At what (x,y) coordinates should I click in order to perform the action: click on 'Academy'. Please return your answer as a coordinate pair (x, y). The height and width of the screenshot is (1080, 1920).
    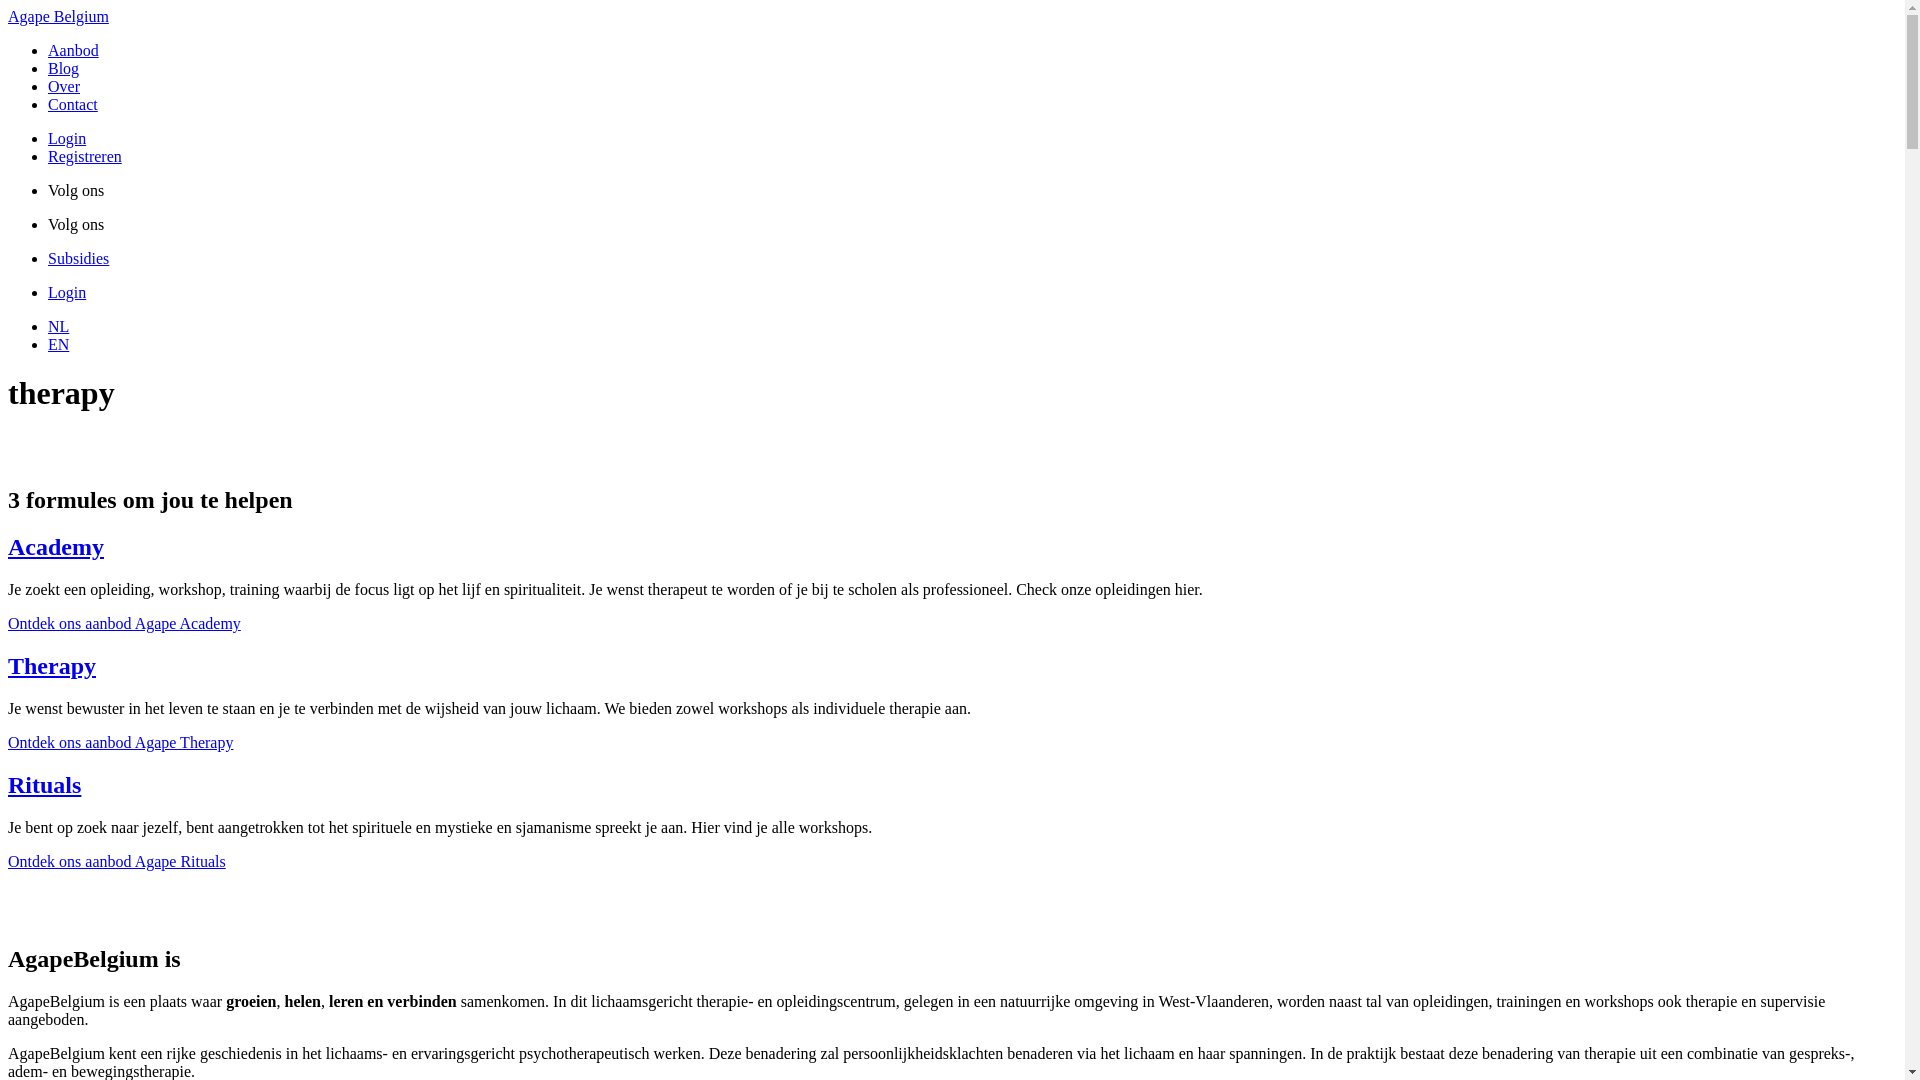
    Looking at the image, I should click on (56, 547).